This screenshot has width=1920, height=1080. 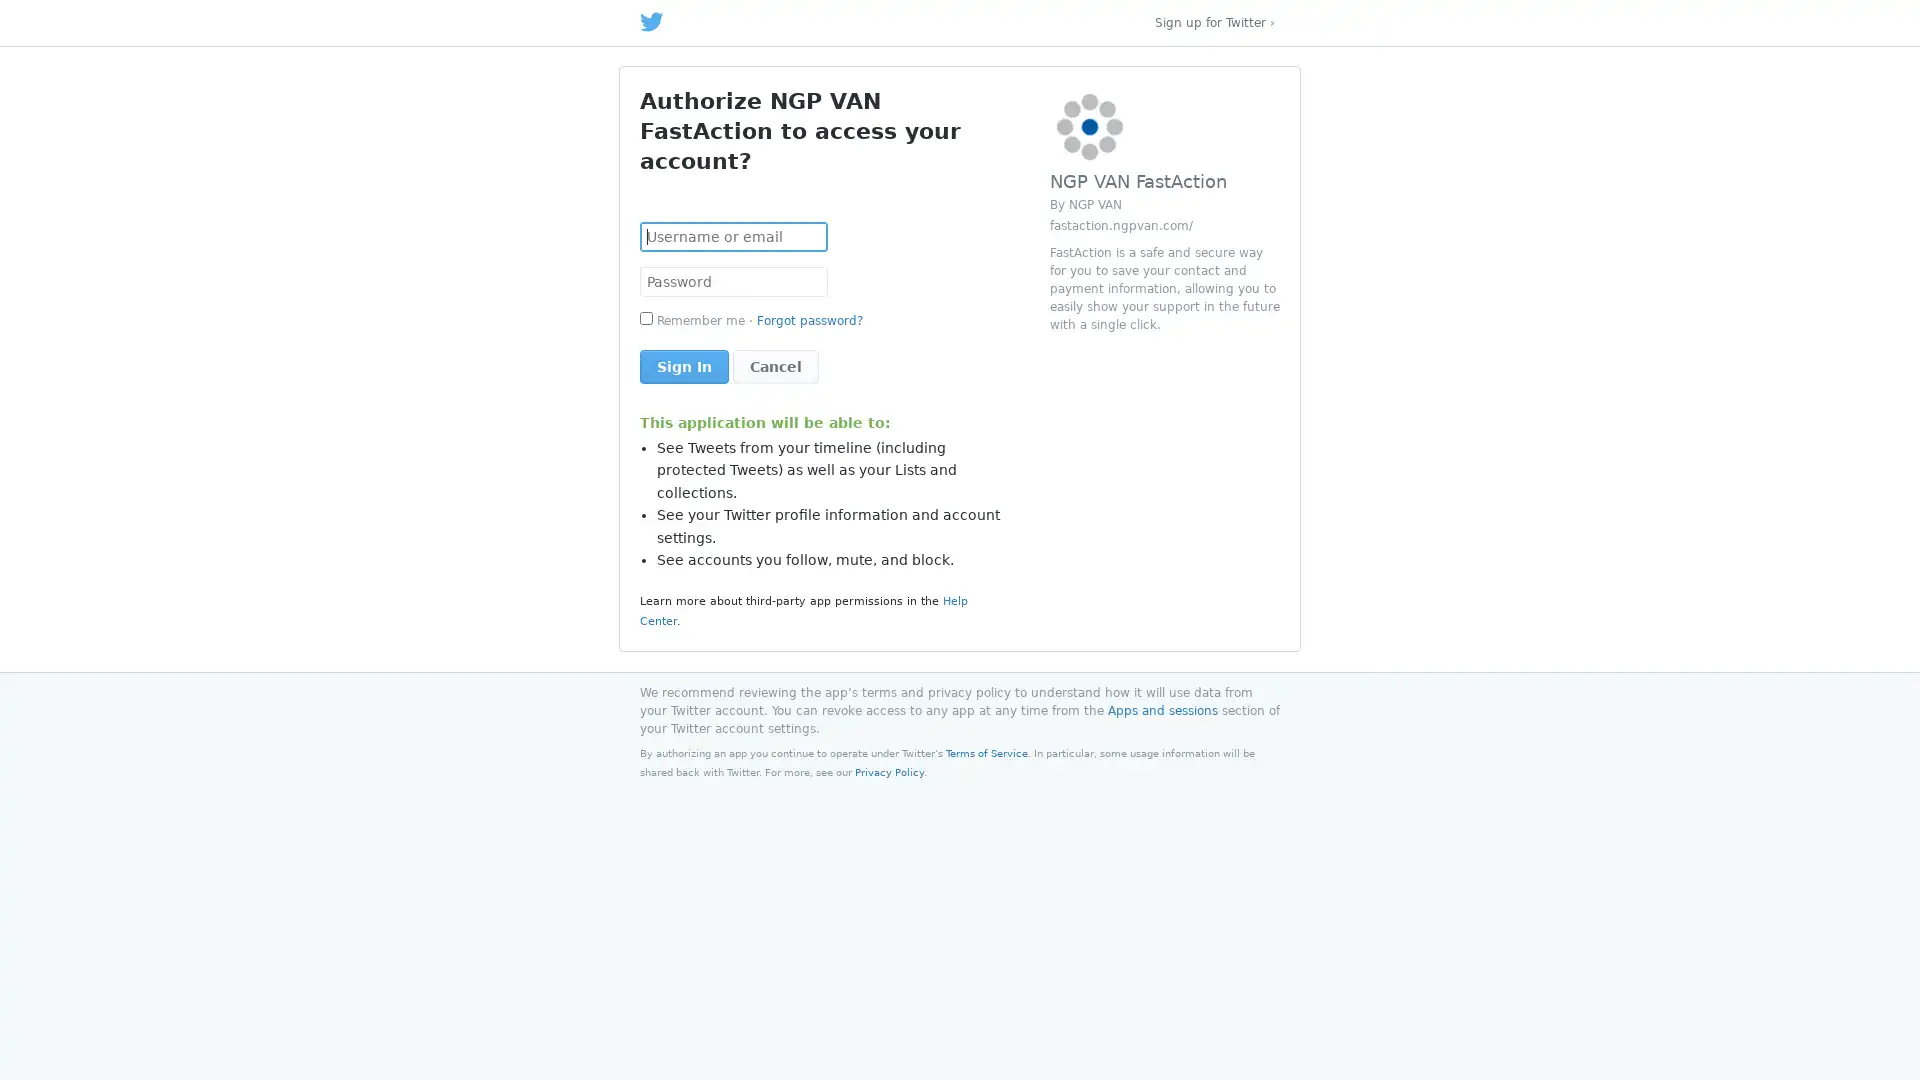 I want to click on Cancel, so click(x=775, y=366).